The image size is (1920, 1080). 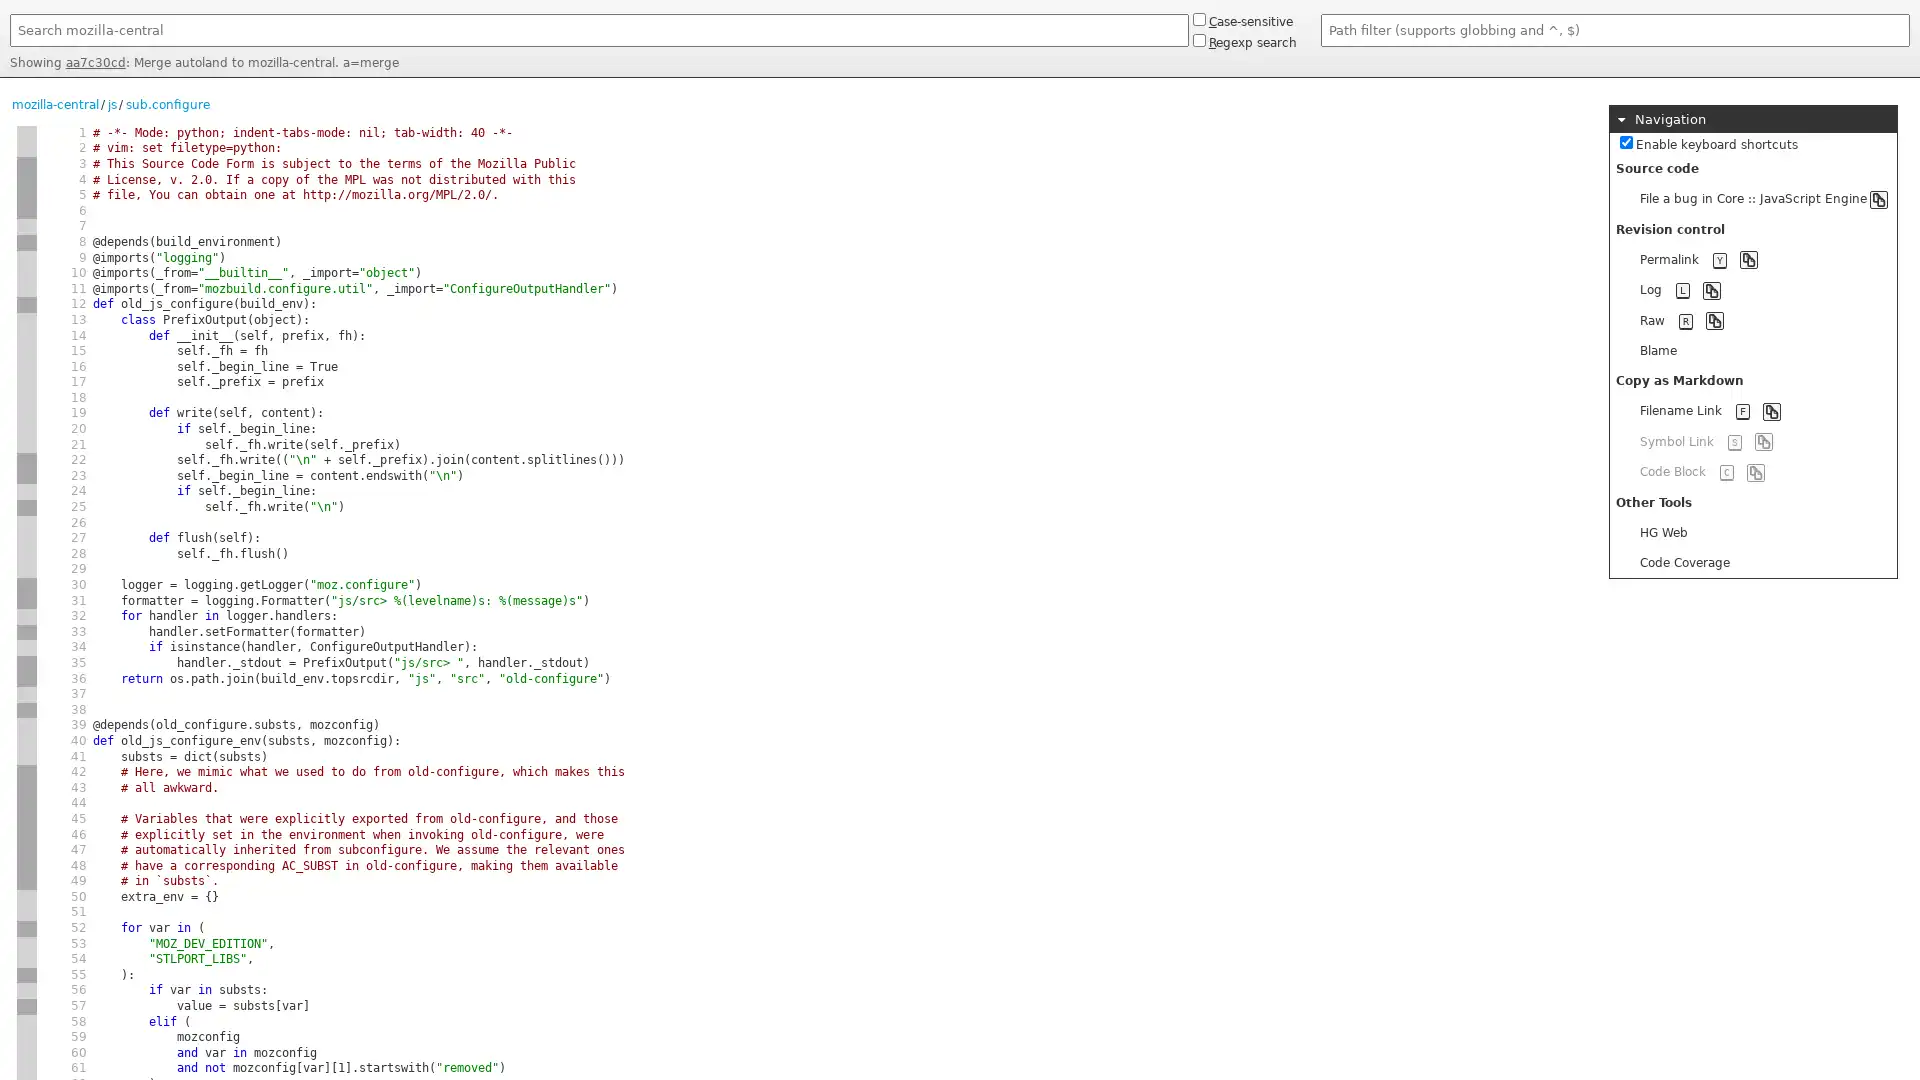 What do you see at coordinates (27, 554) in the screenshot?
I see `same hash 6` at bounding box center [27, 554].